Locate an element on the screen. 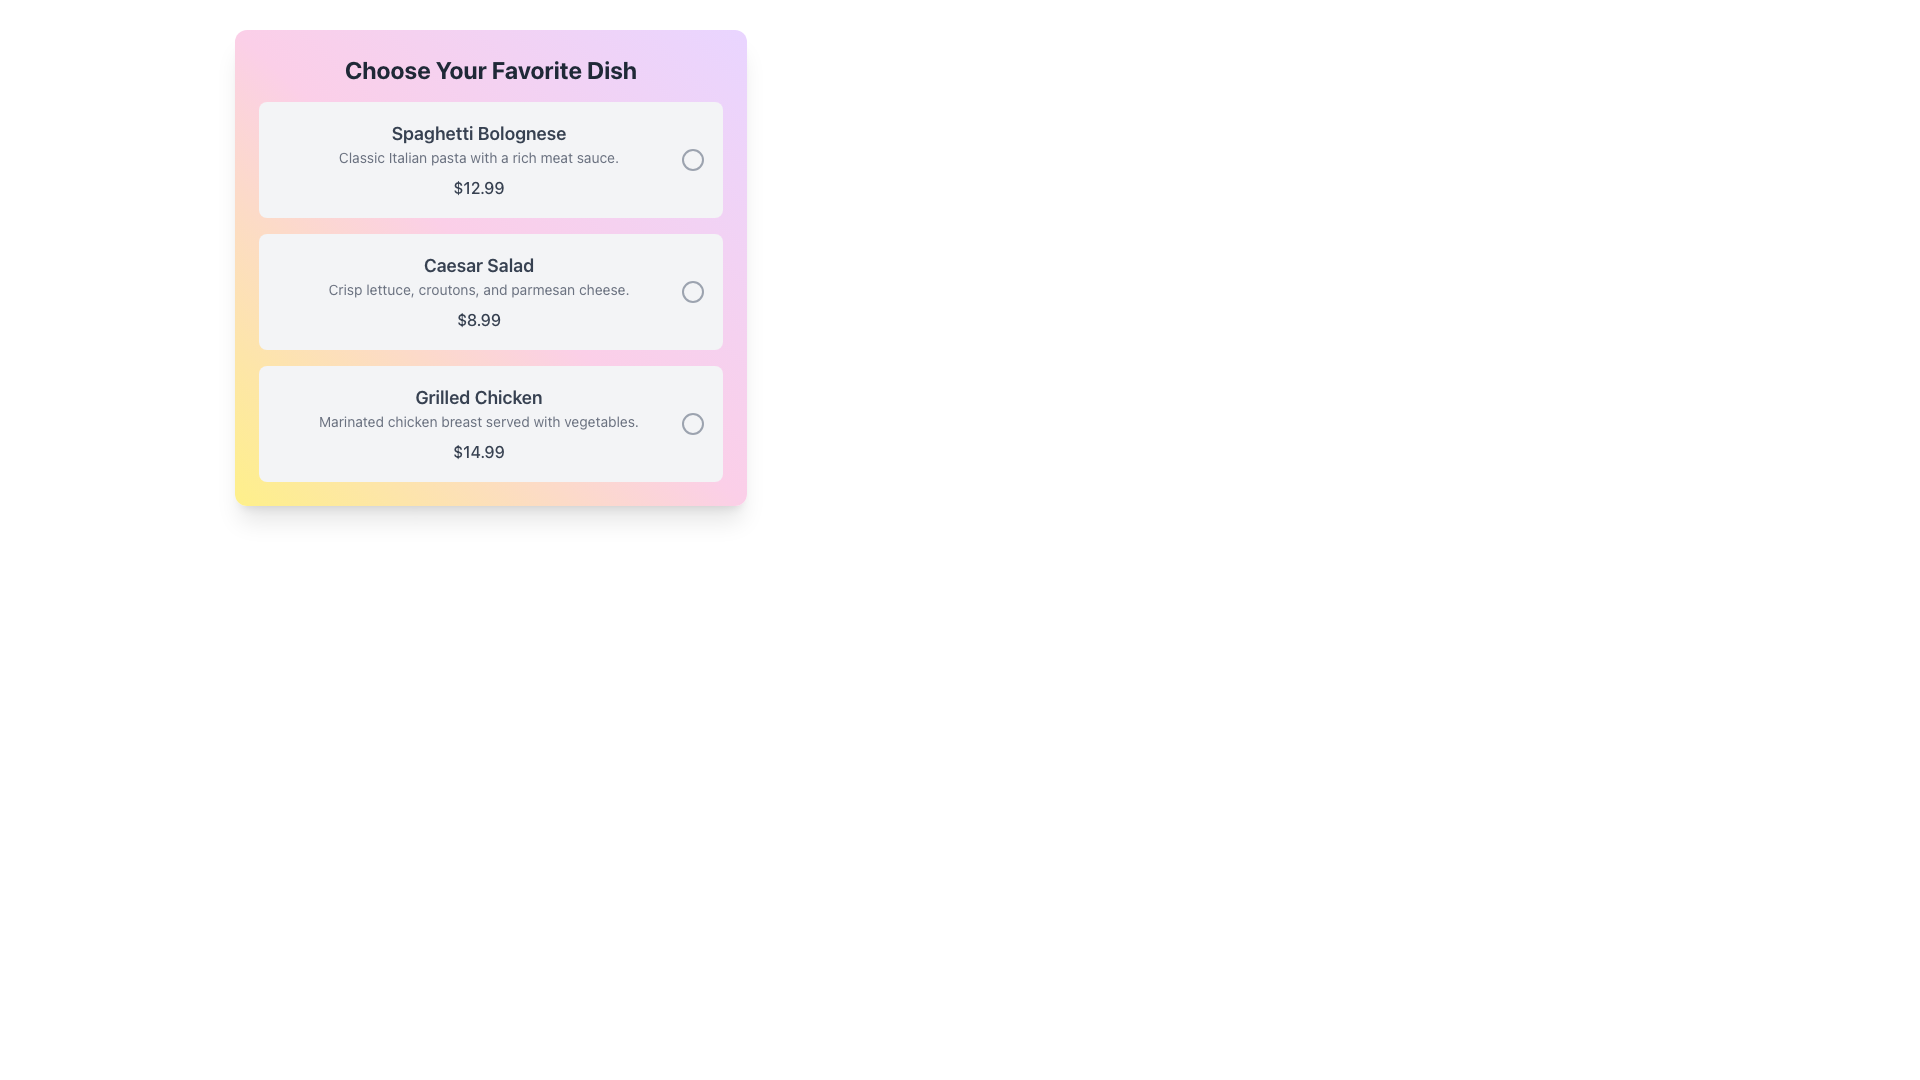  the text label displaying 'Grilled Chicken', which is bold and centrally aligned, serving as the title for the third menu option is located at coordinates (478, 397).